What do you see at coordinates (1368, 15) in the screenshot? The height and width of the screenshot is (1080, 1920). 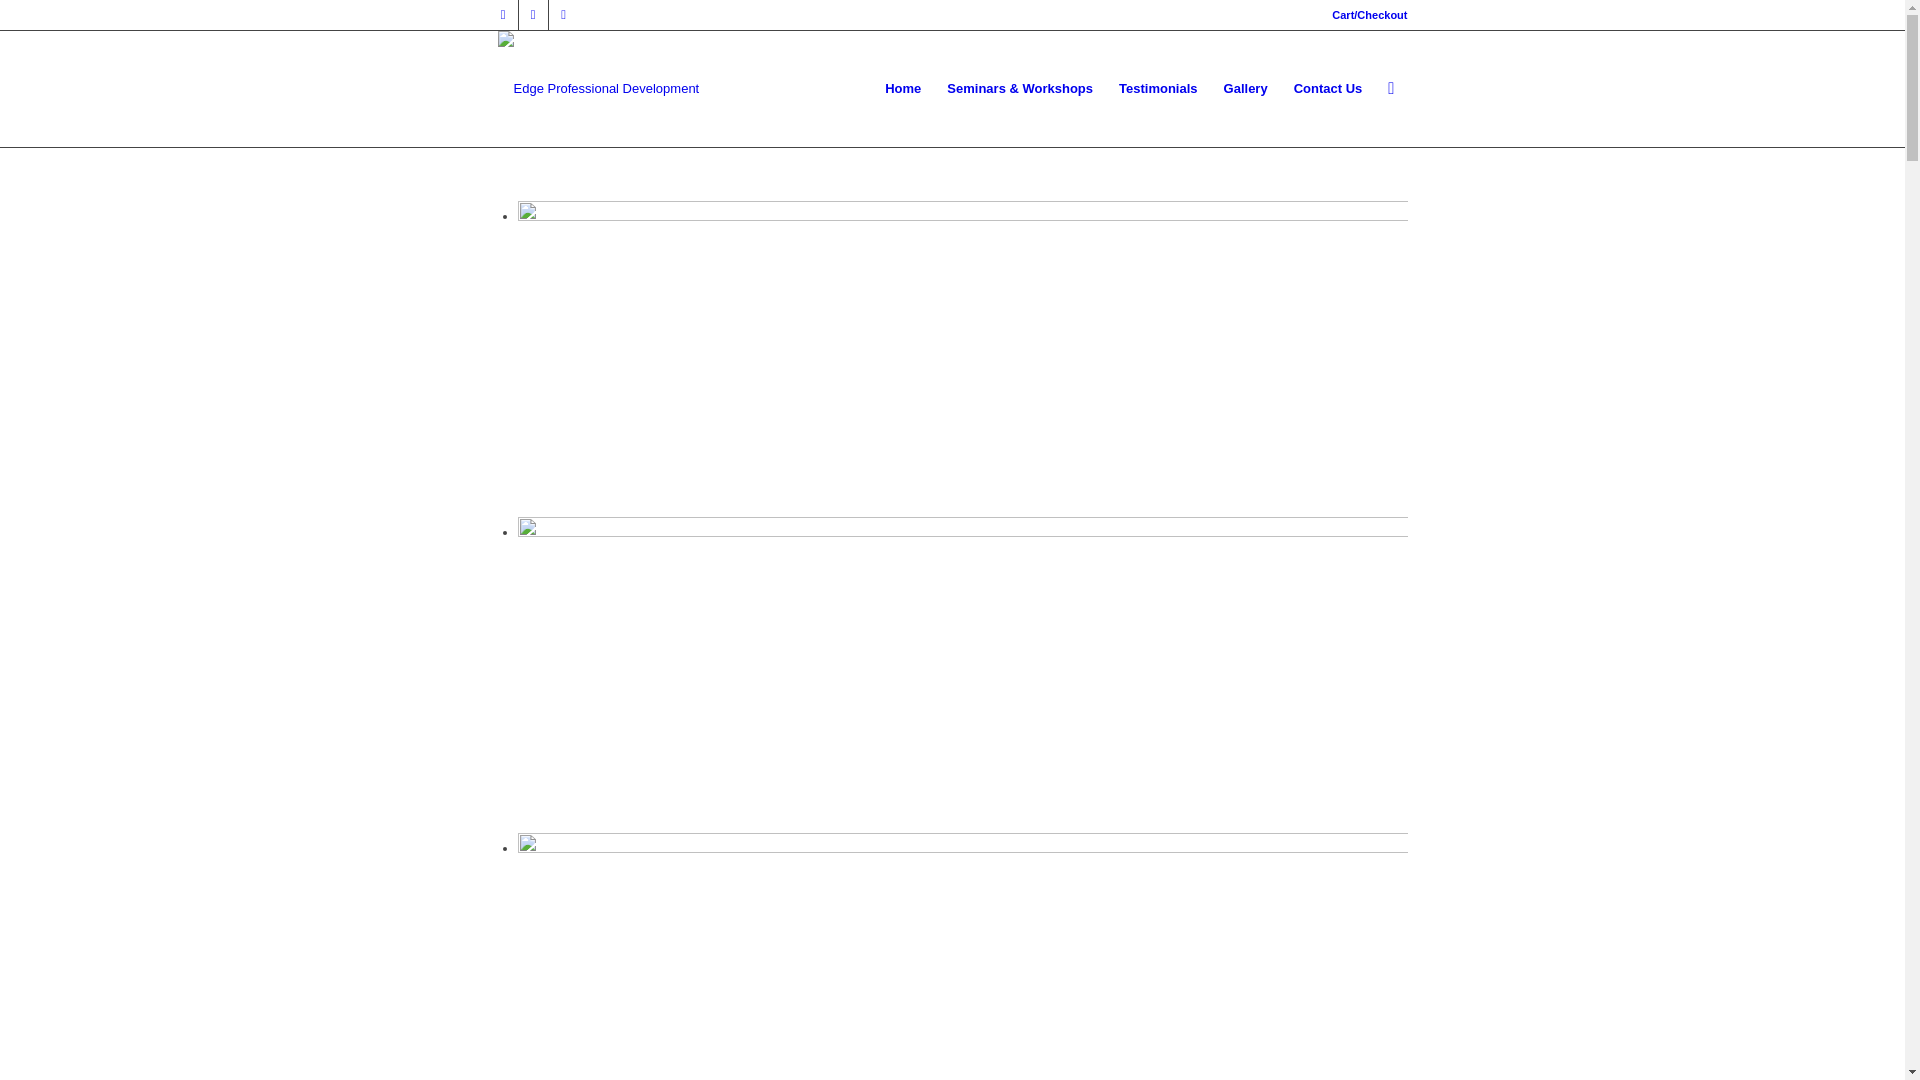 I see `'Cart/Checkout'` at bounding box center [1368, 15].